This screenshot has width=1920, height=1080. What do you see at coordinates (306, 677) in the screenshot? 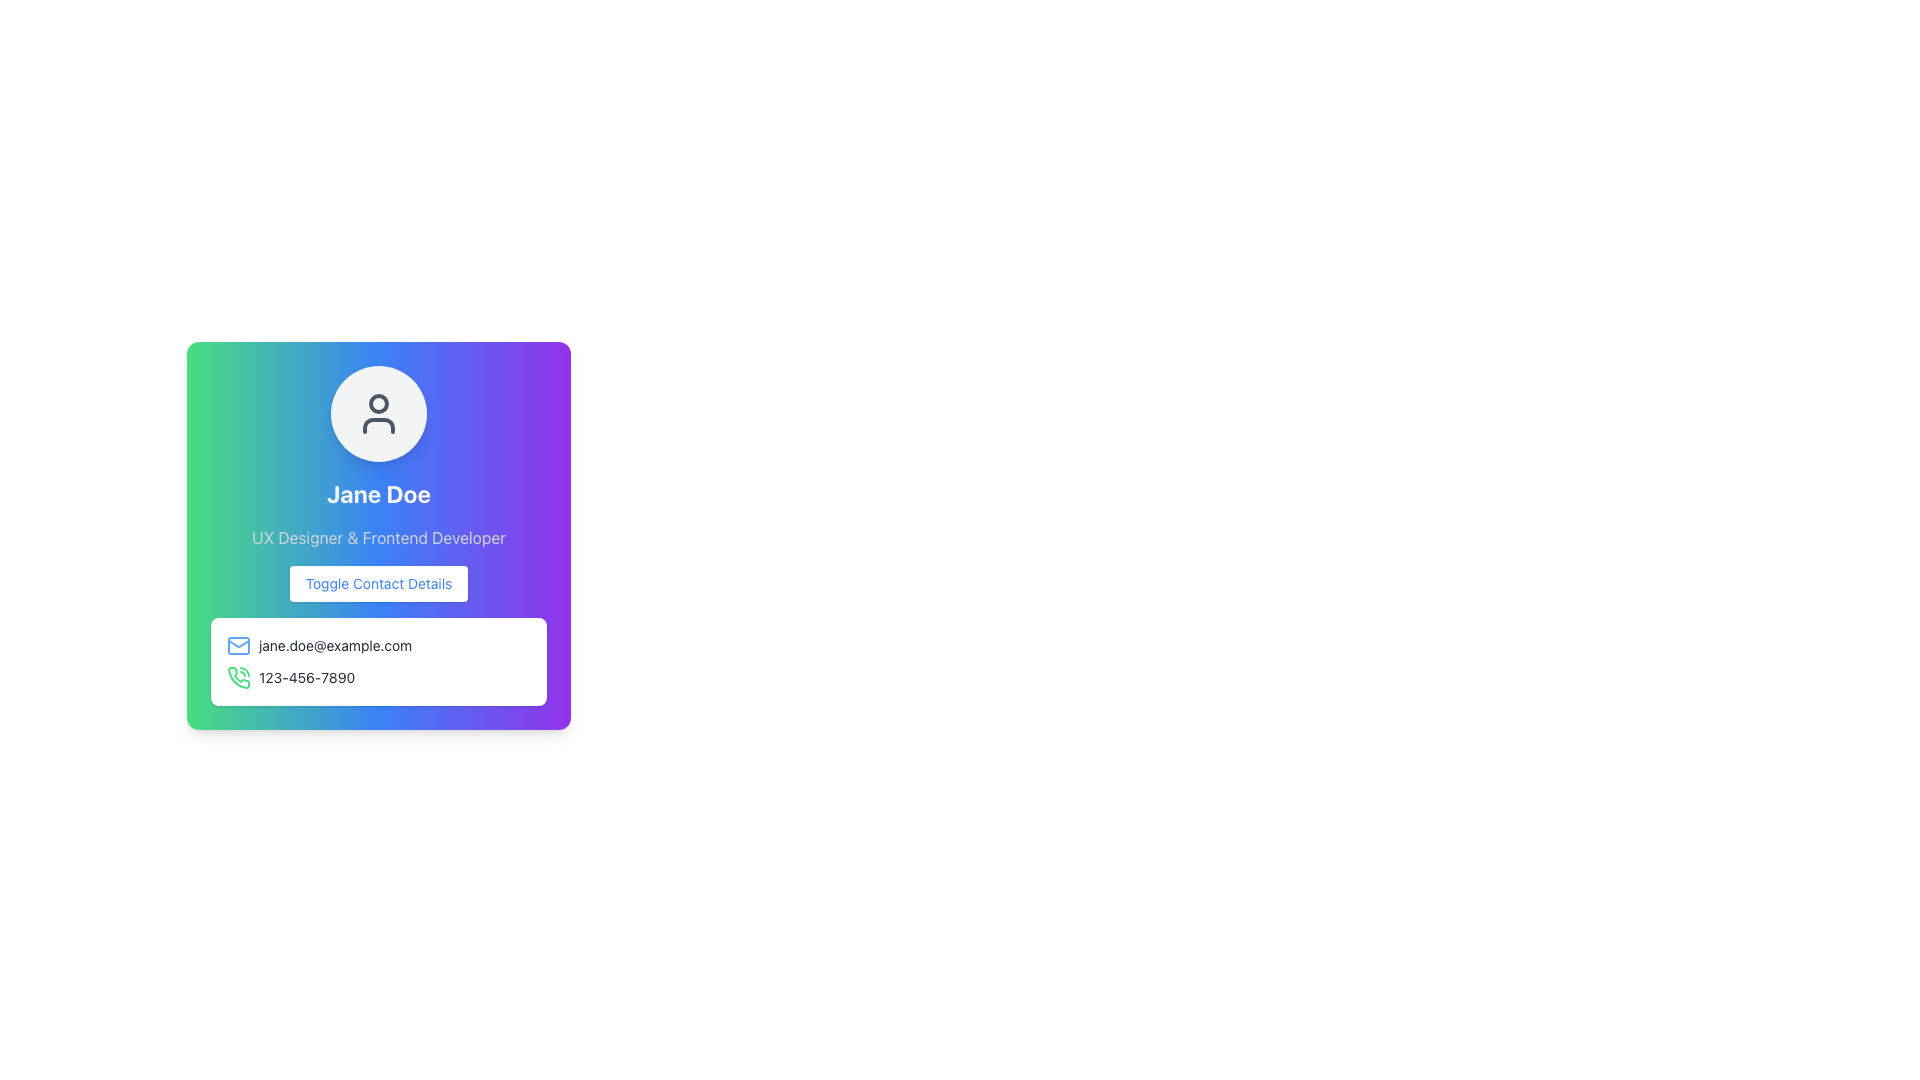
I see `phone number displayed in the Static Text located at the bottom of the card interface, positioned to the right of the green phone icon` at bounding box center [306, 677].